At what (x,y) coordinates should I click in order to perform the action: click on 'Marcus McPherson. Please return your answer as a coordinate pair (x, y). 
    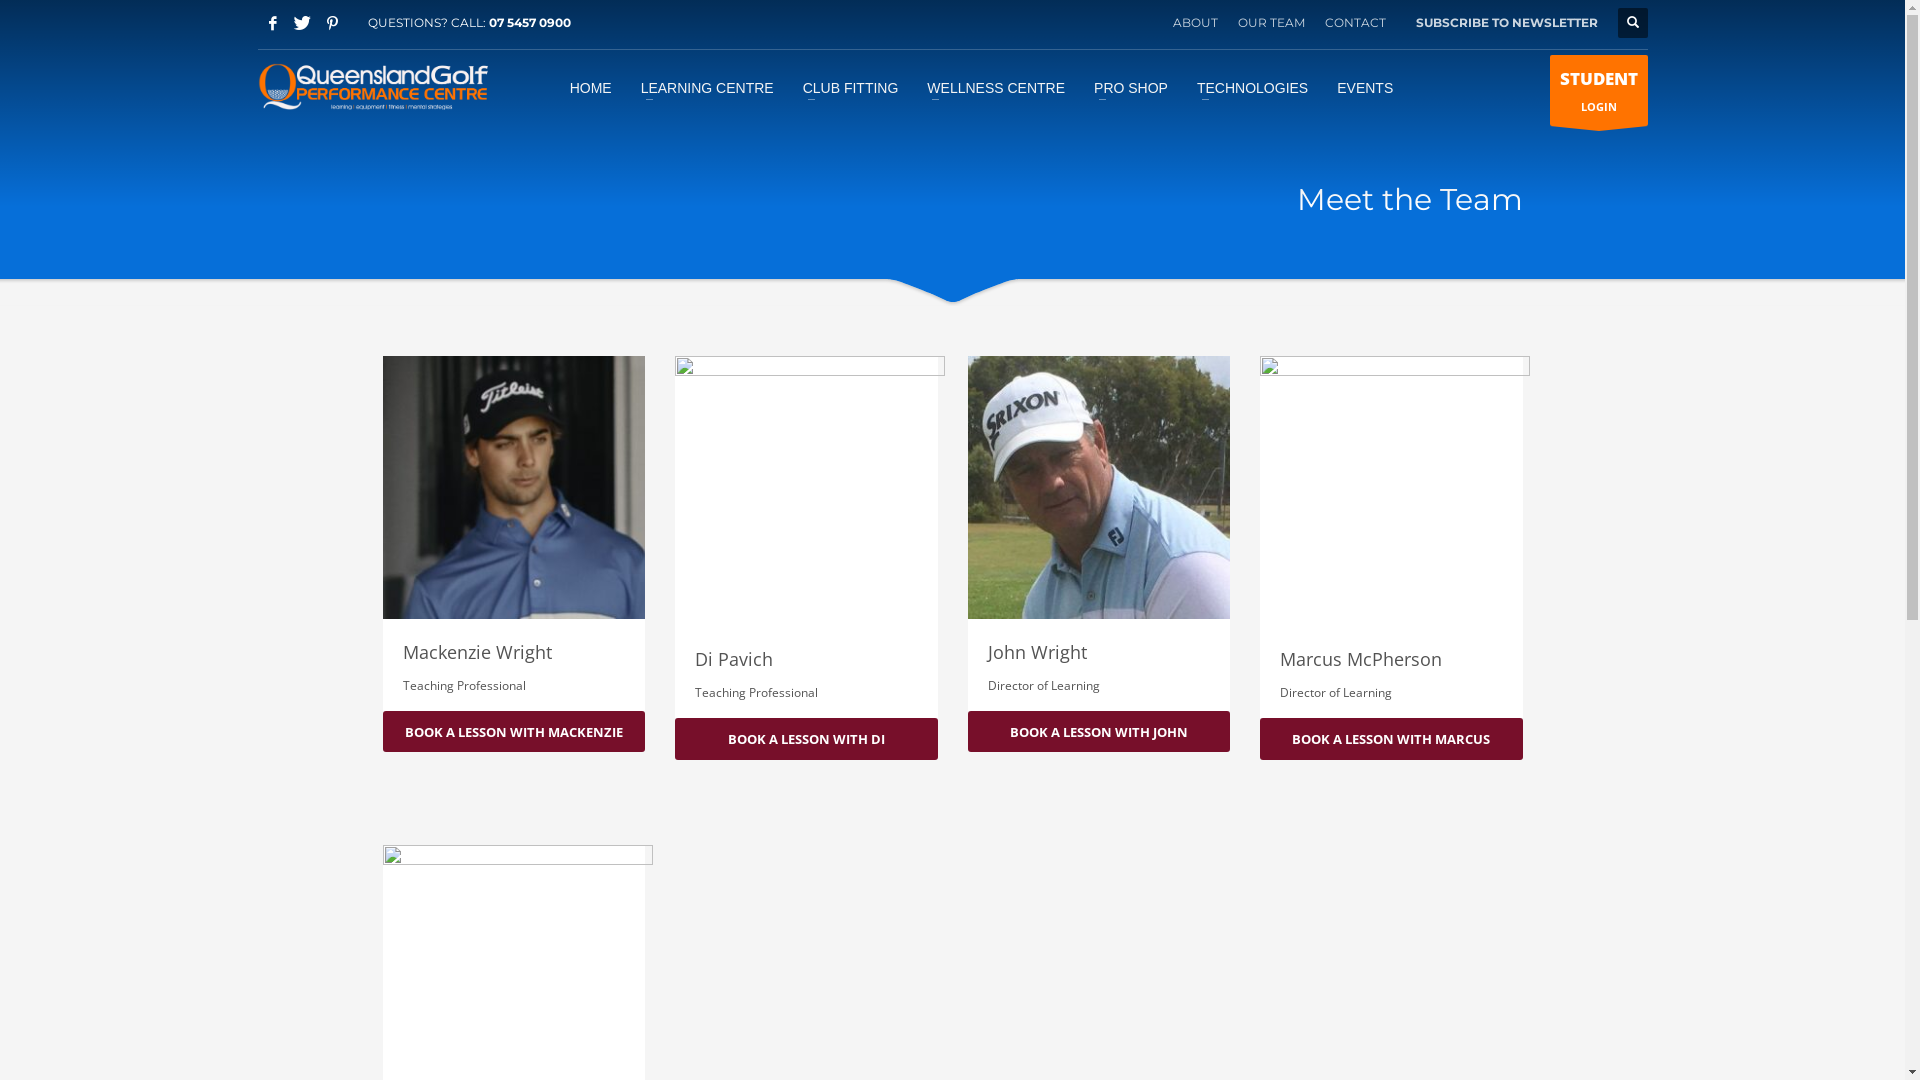
    Looking at the image, I should click on (1390, 535).